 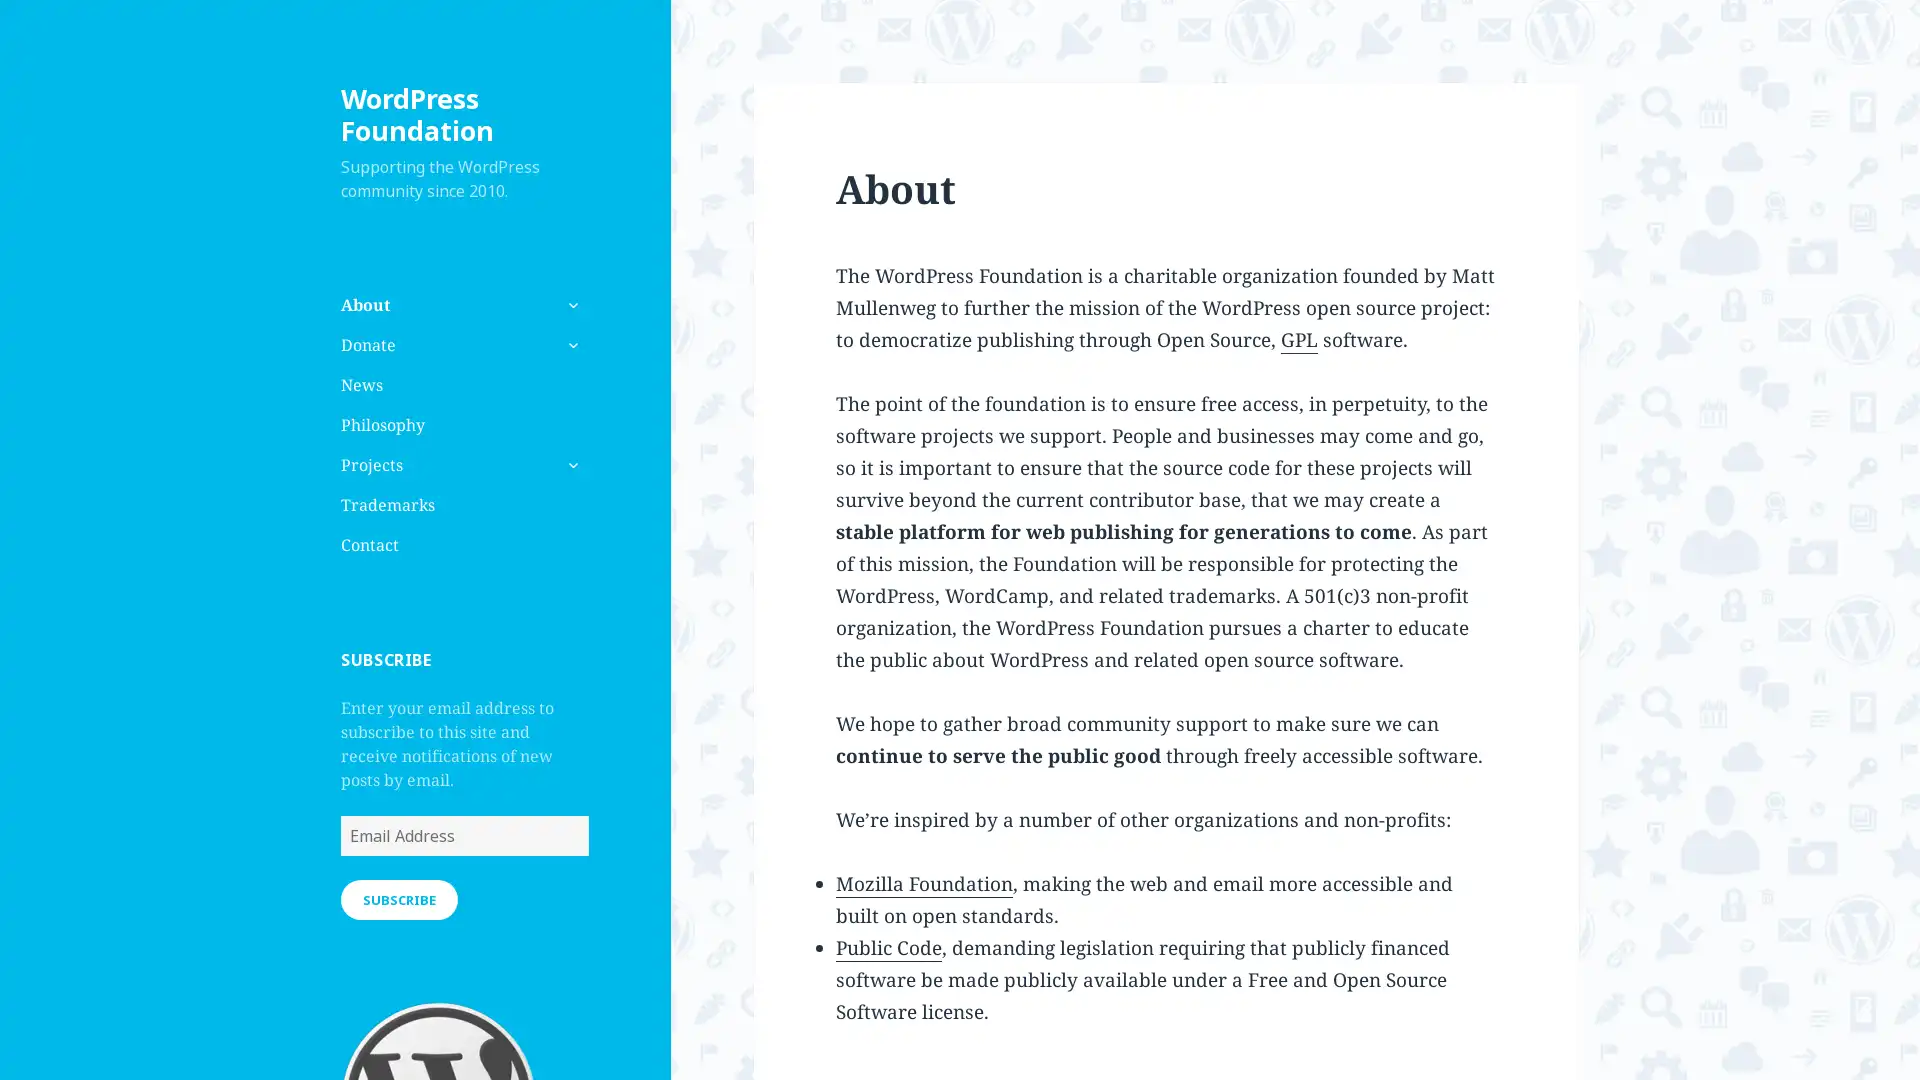 I want to click on SUBSCRIBE, so click(x=398, y=897).